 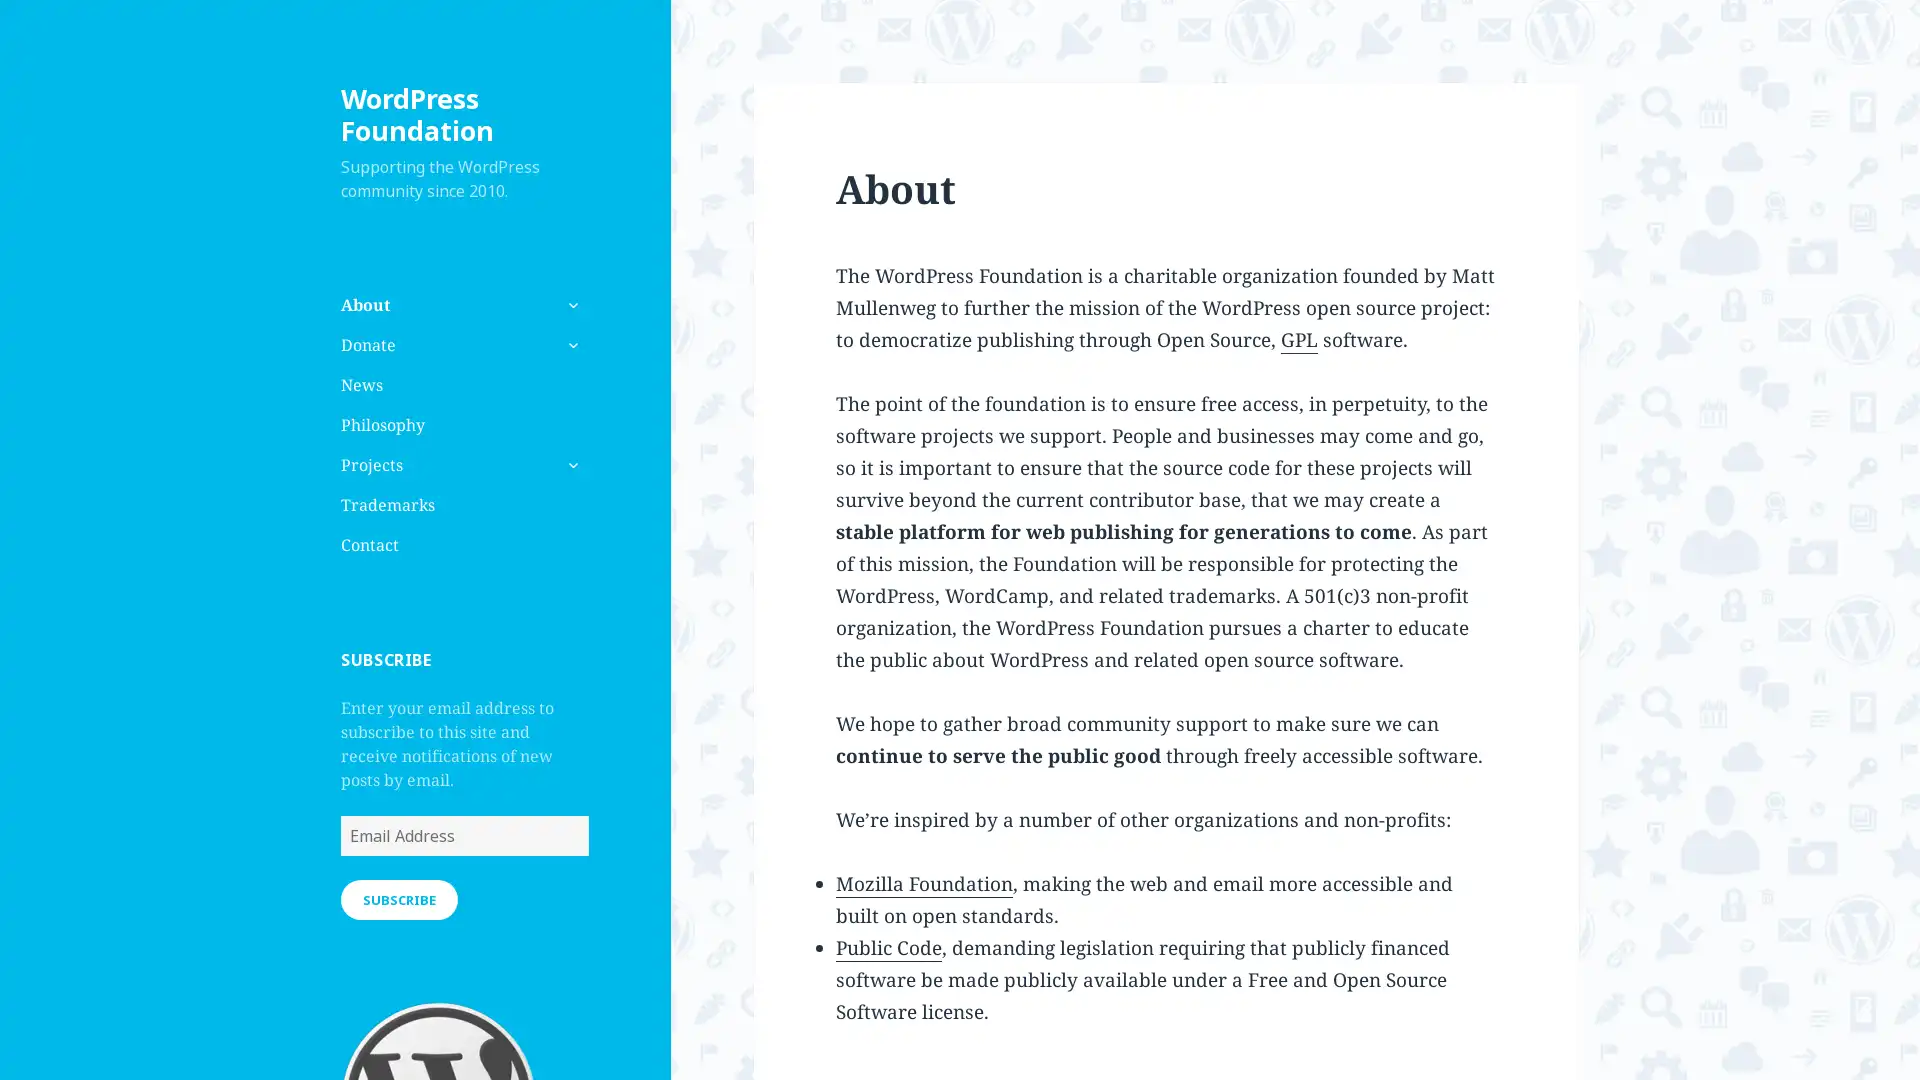 I want to click on SUBSCRIBE, so click(x=398, y=897).